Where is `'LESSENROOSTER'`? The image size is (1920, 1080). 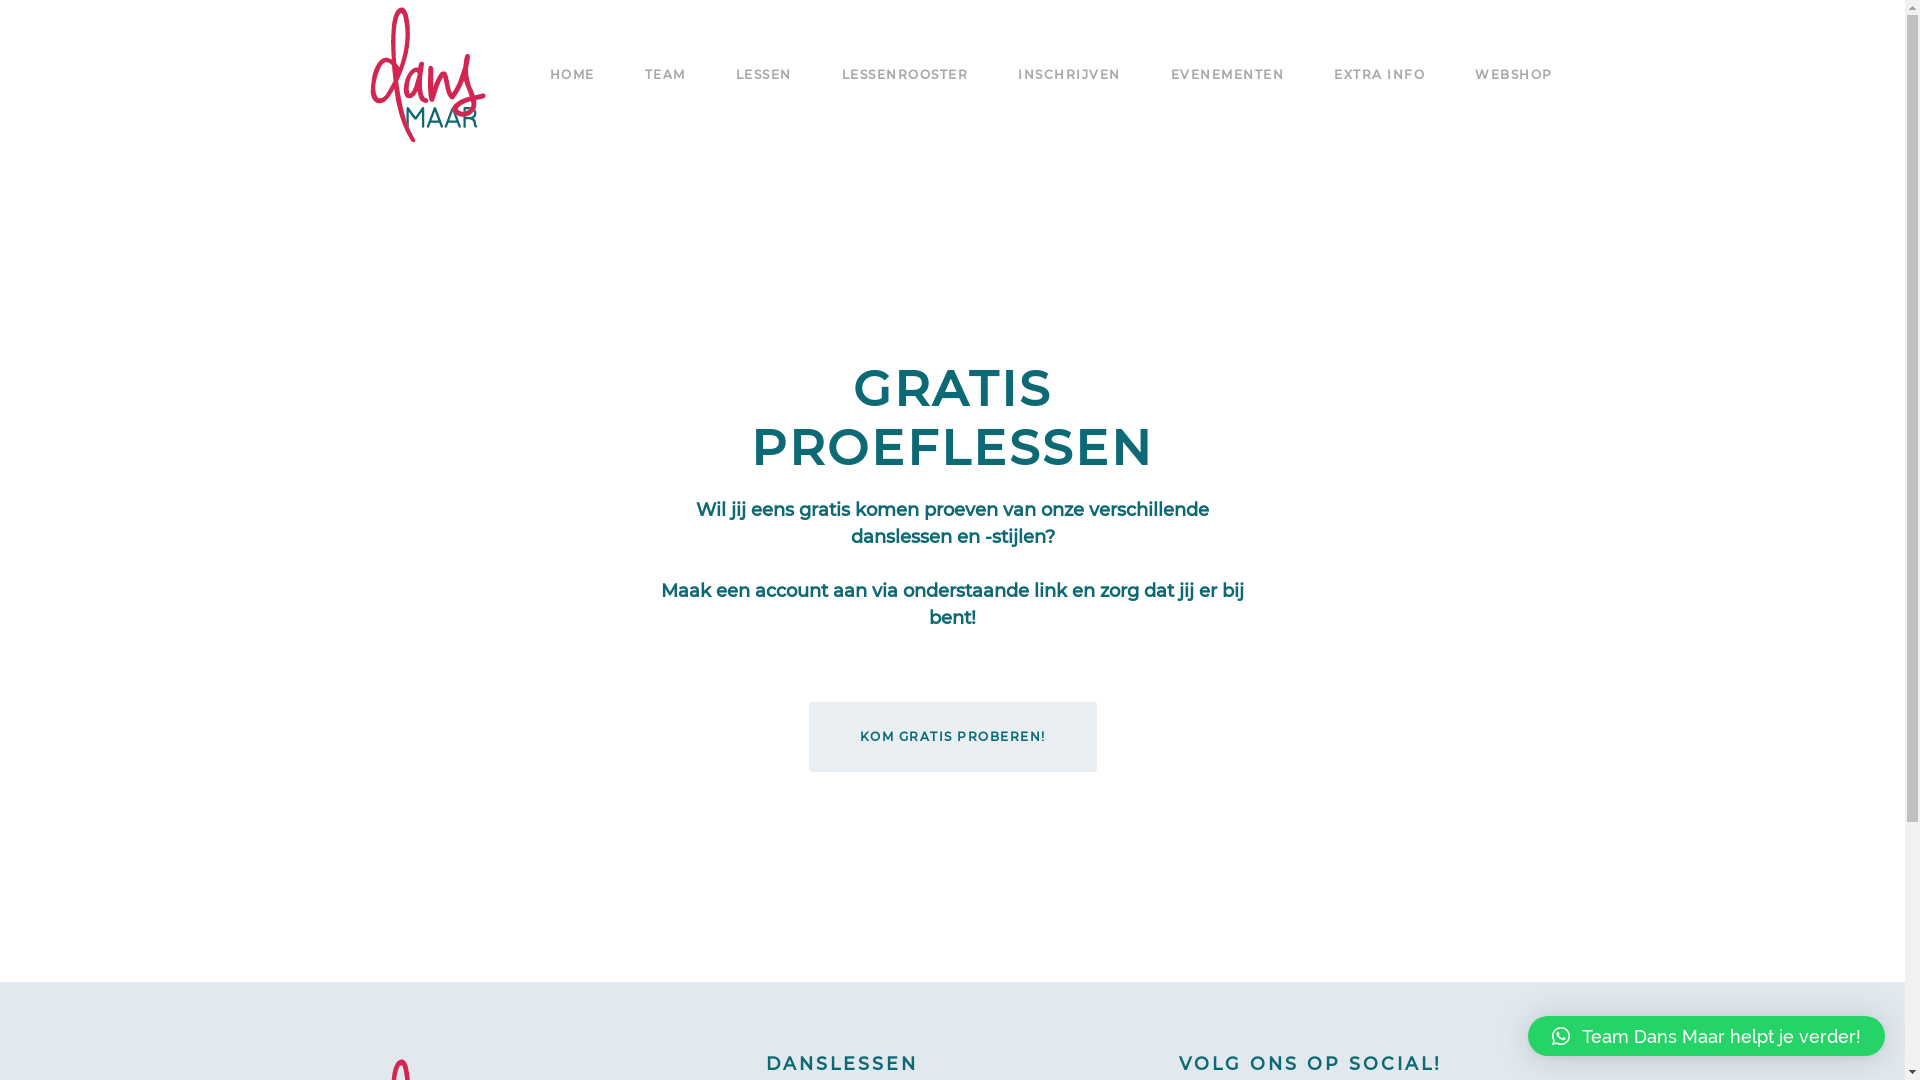 'LESSENROOSTER' is located at coordinates (904, 73).